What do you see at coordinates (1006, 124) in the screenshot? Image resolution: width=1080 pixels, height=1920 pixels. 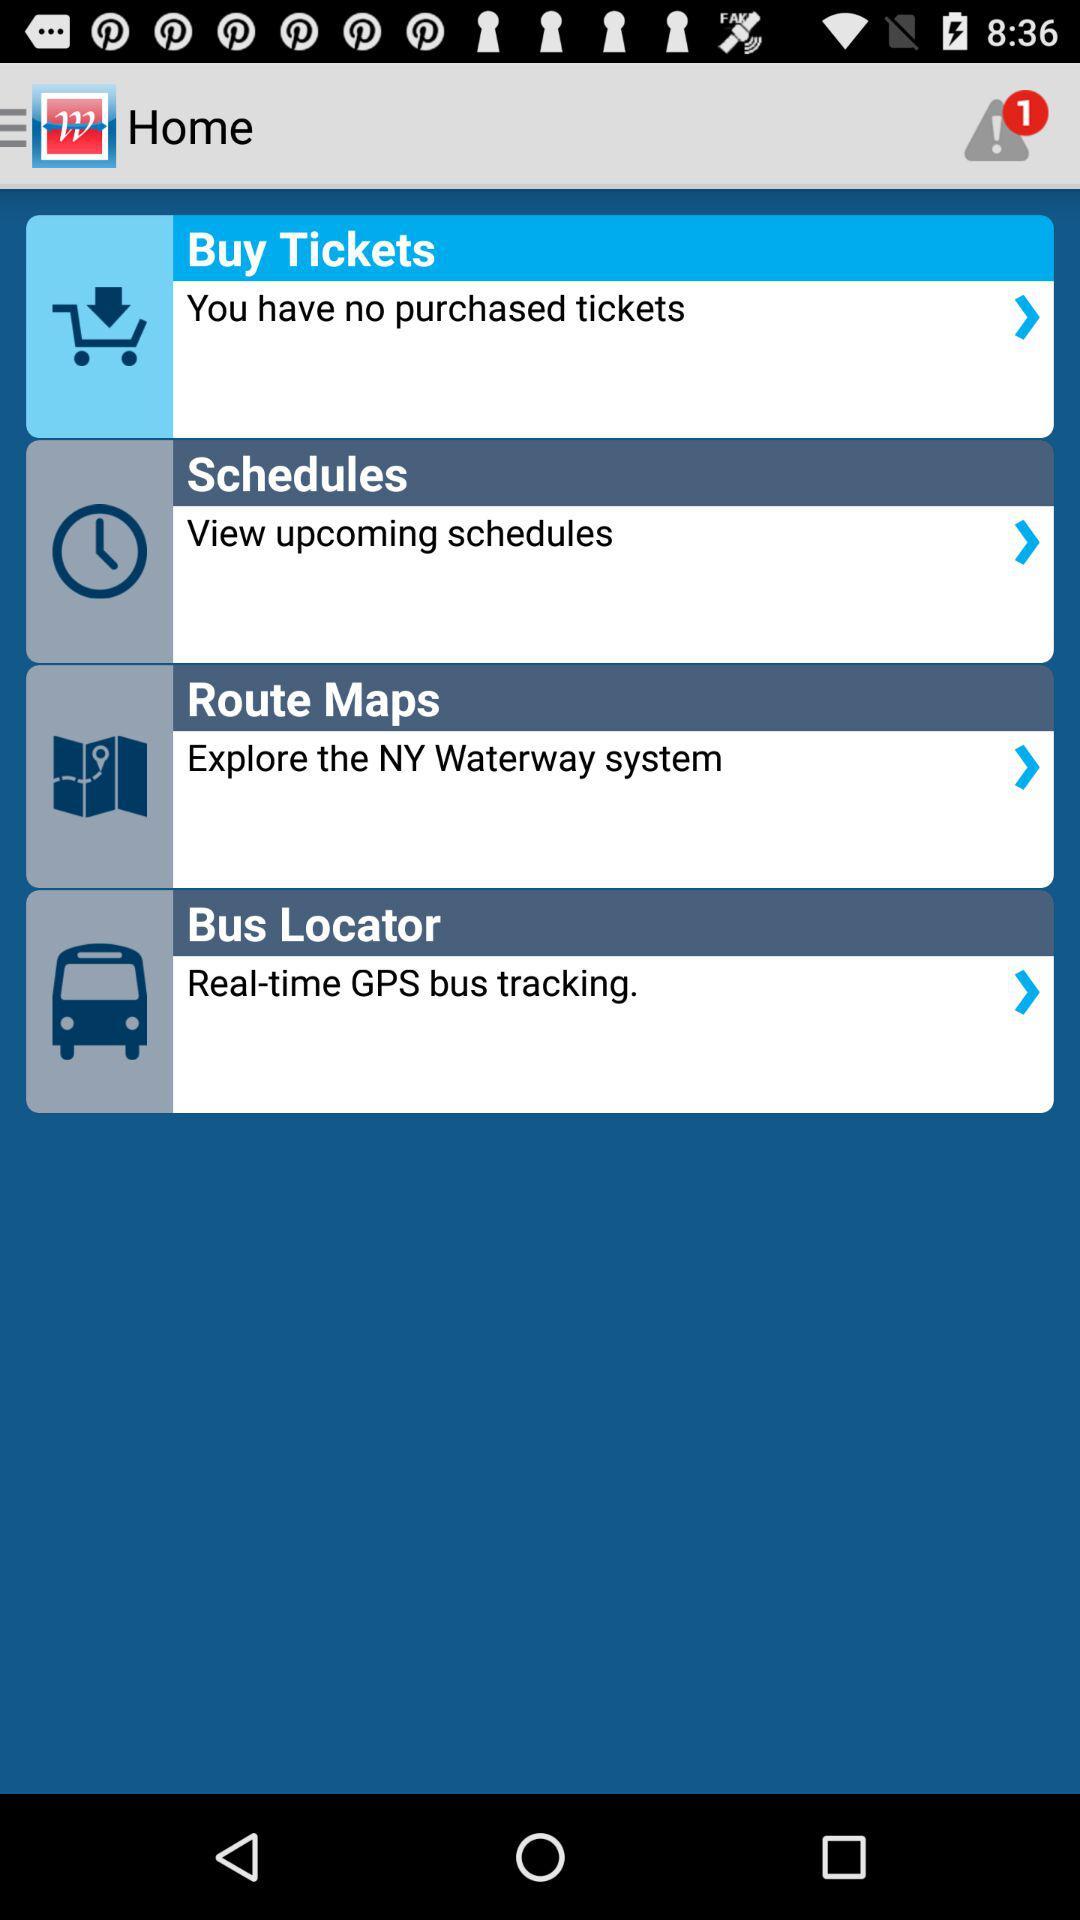 I see `caution icon` at bounding box center [1006, 124].